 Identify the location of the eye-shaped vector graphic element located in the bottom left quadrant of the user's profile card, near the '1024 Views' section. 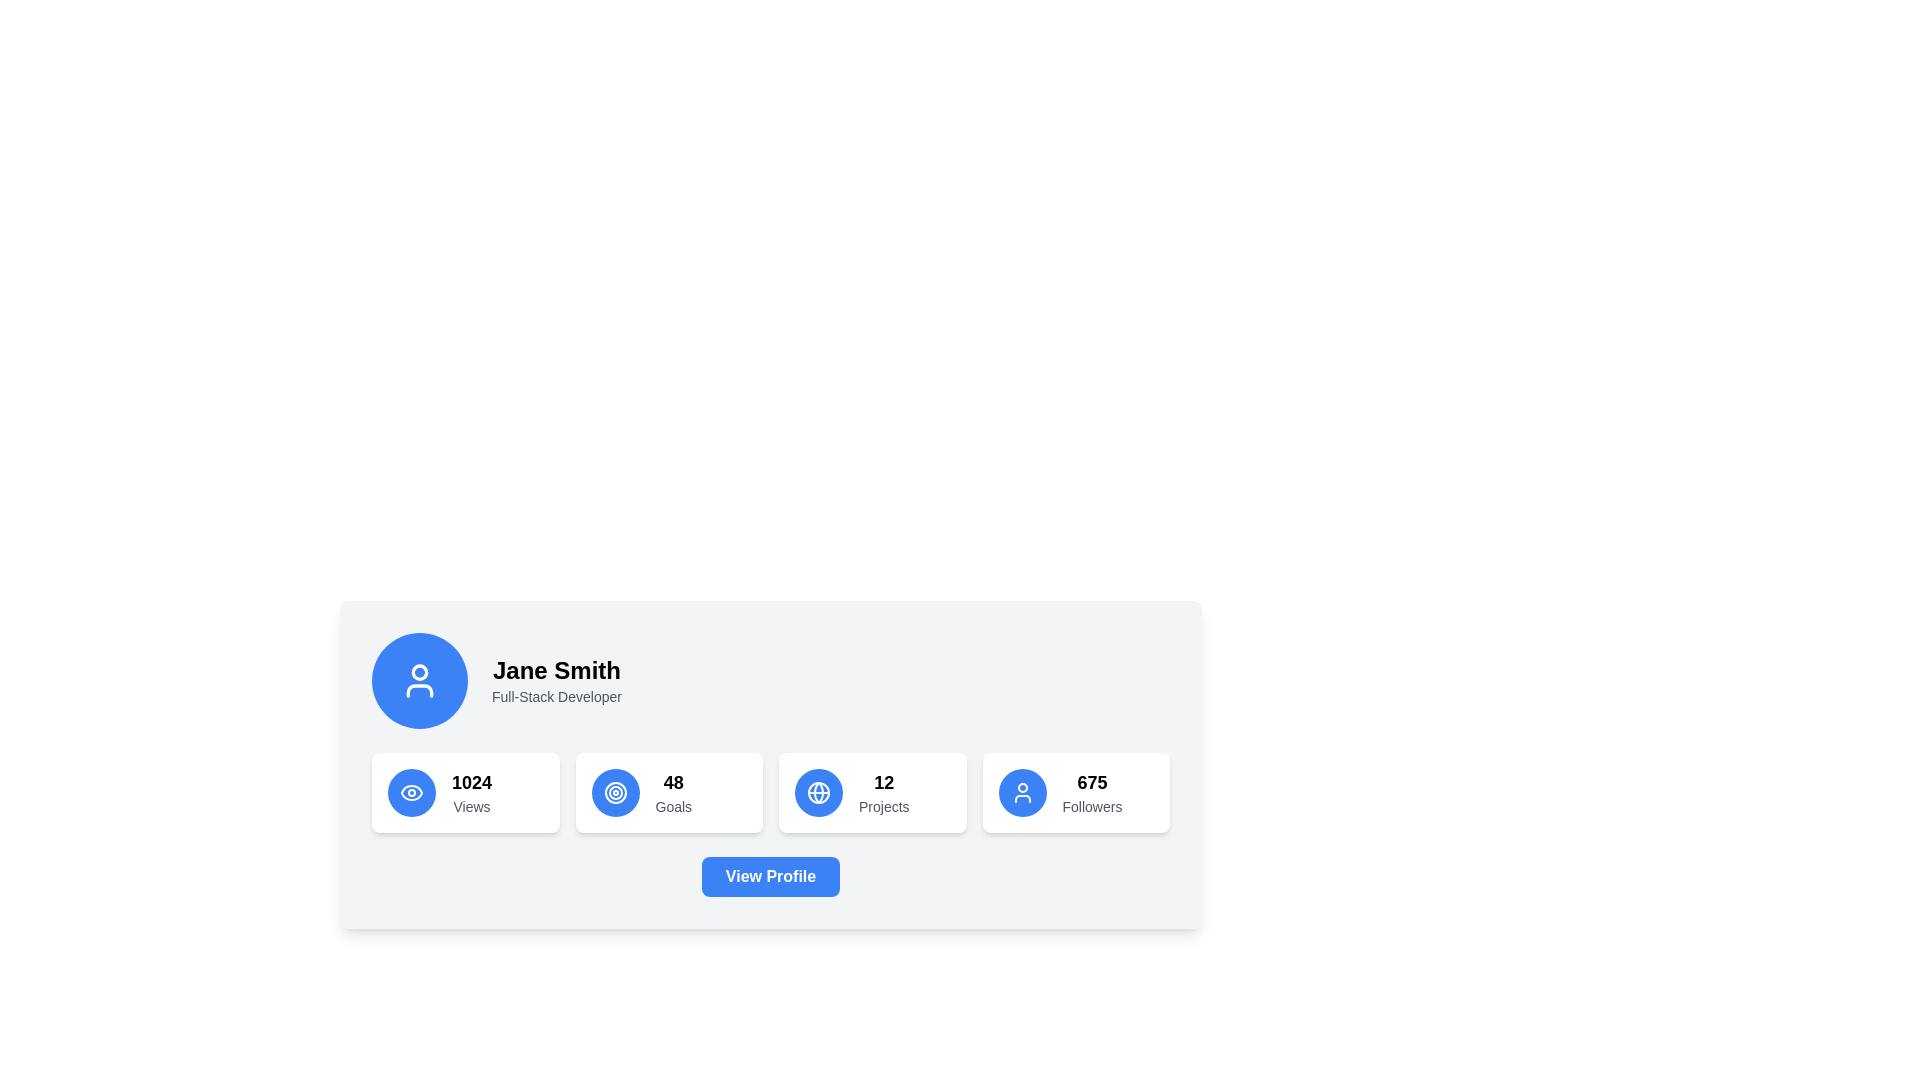
(411, 792).